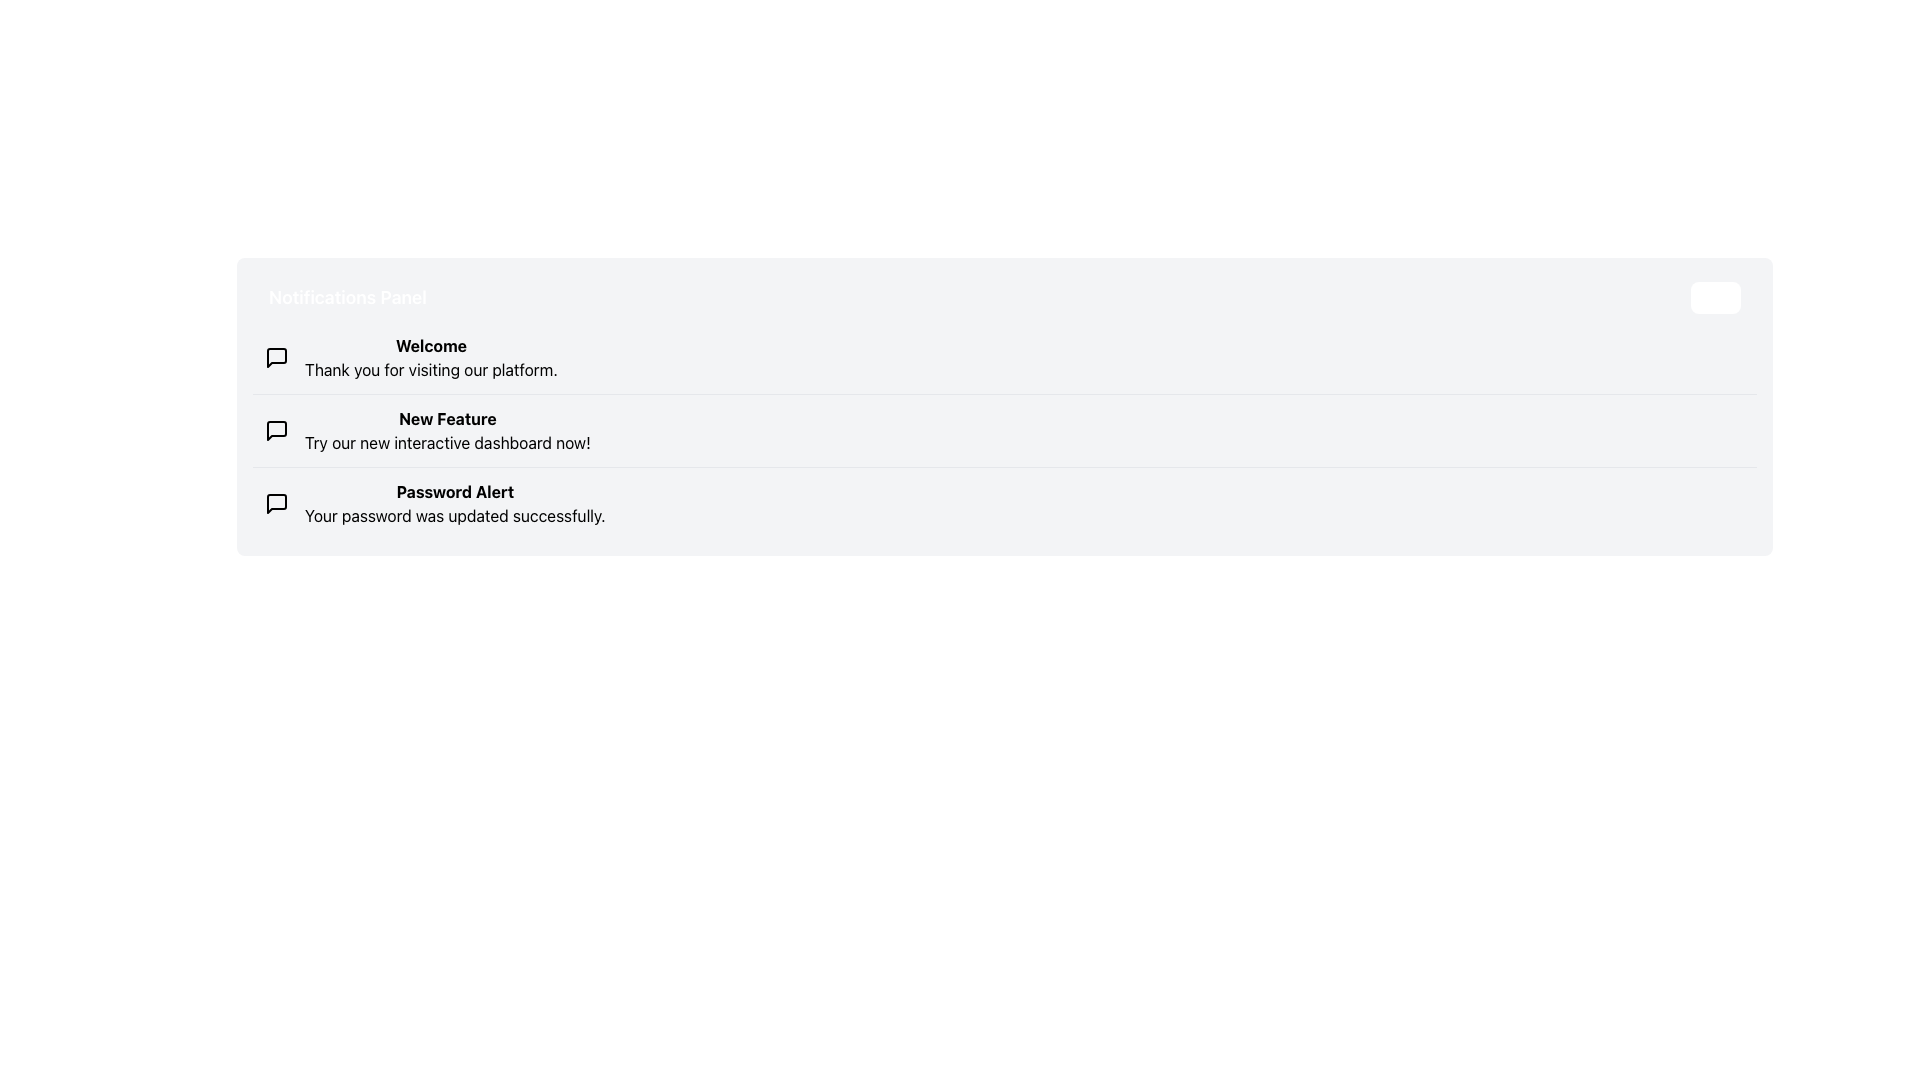 The height and width of the screenshot is (1080, 1920). What do you see at coordinates (276, 357) in the screenshot?
I see `the speech bubble icon located to the left of the text 'Welcome' in the notification panel` at bounding box center [276, 357].